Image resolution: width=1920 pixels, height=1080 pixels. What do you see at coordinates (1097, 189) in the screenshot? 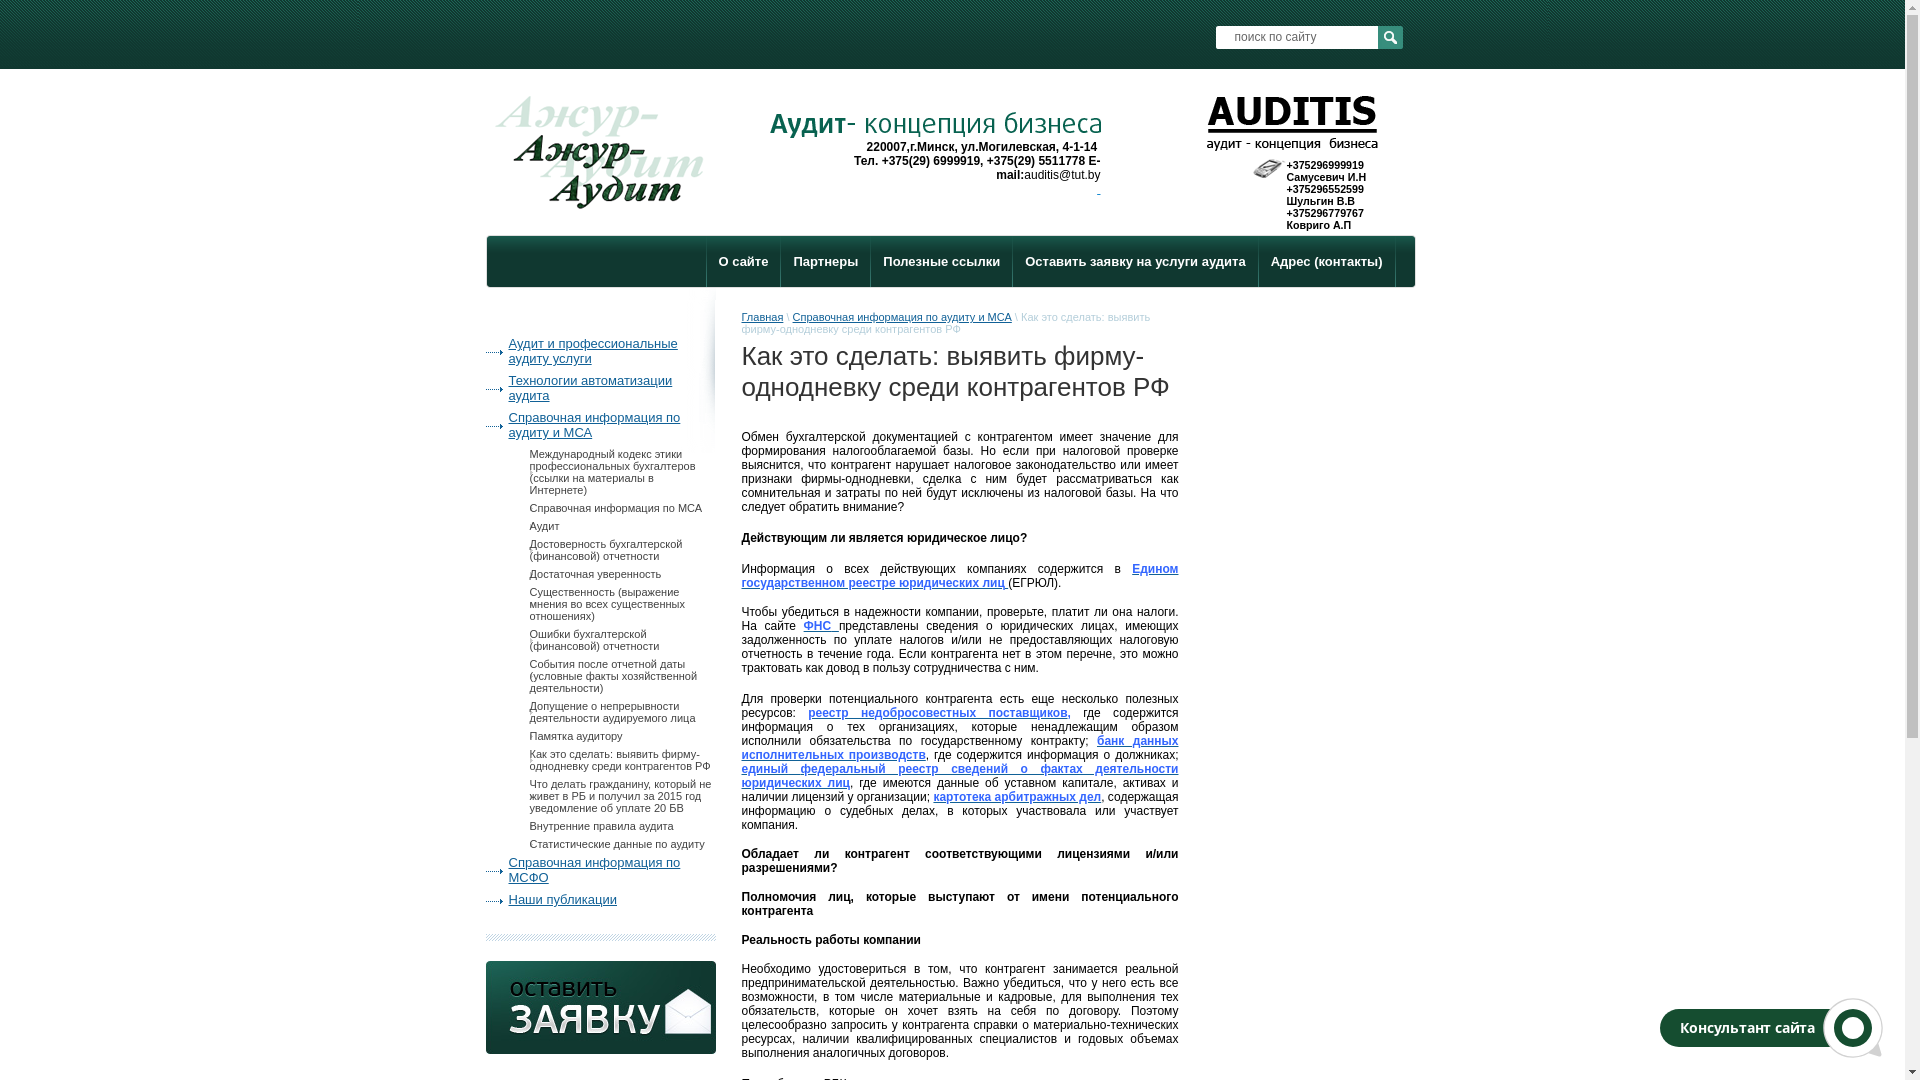
I see `' '` at bounding box center [1097, 189].